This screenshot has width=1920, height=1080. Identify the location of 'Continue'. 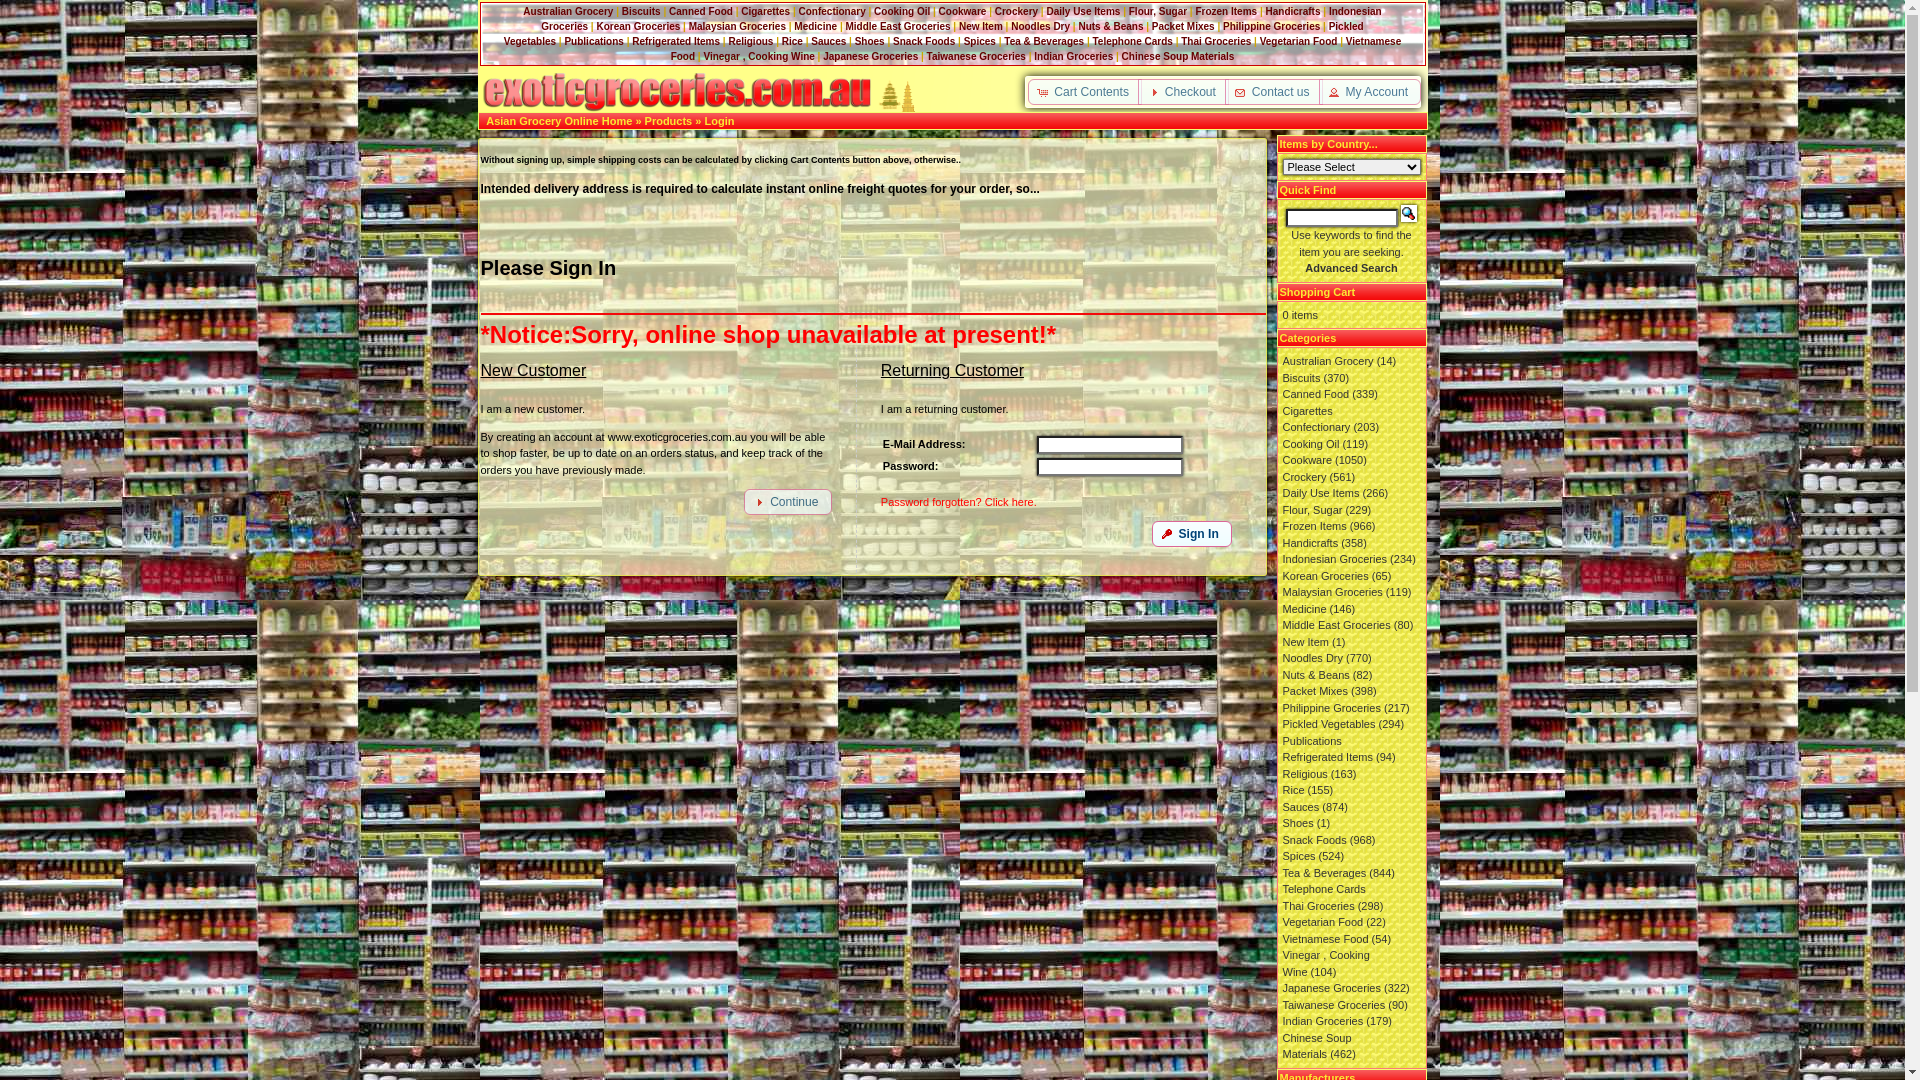
(786, 500).